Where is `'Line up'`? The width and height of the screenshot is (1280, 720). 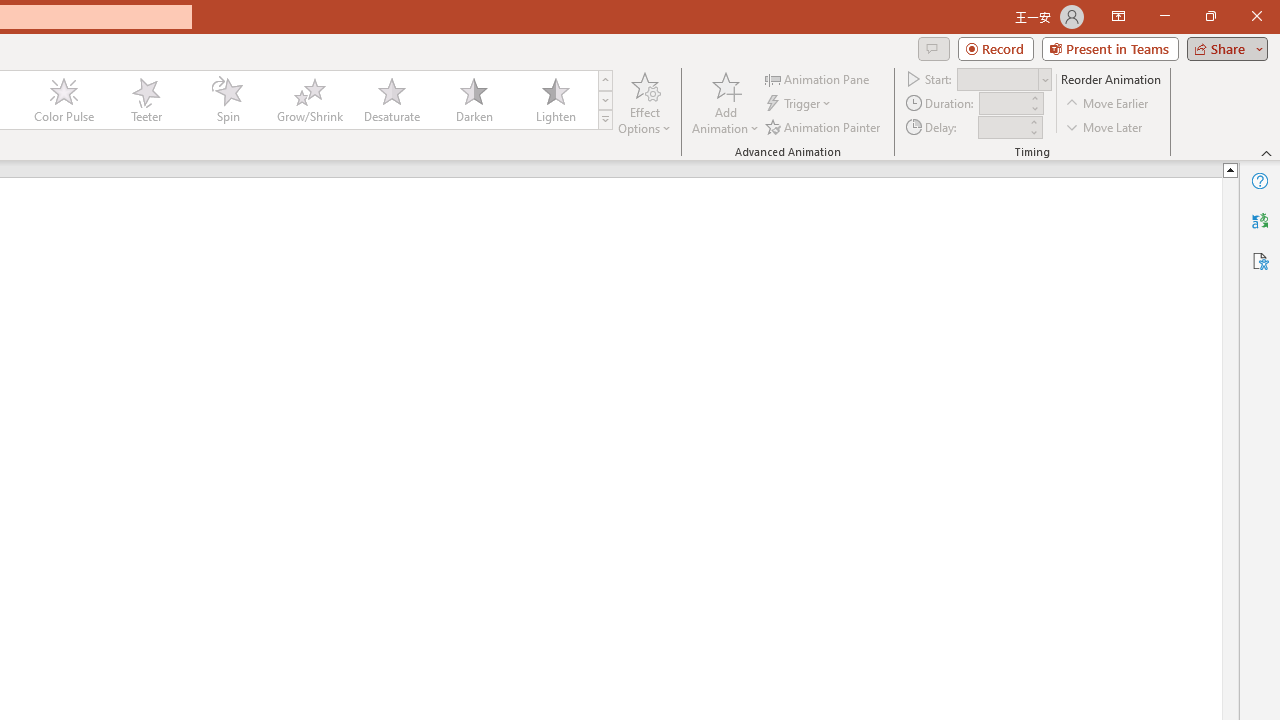 'Line up' is located at coordinates (1229, 168).